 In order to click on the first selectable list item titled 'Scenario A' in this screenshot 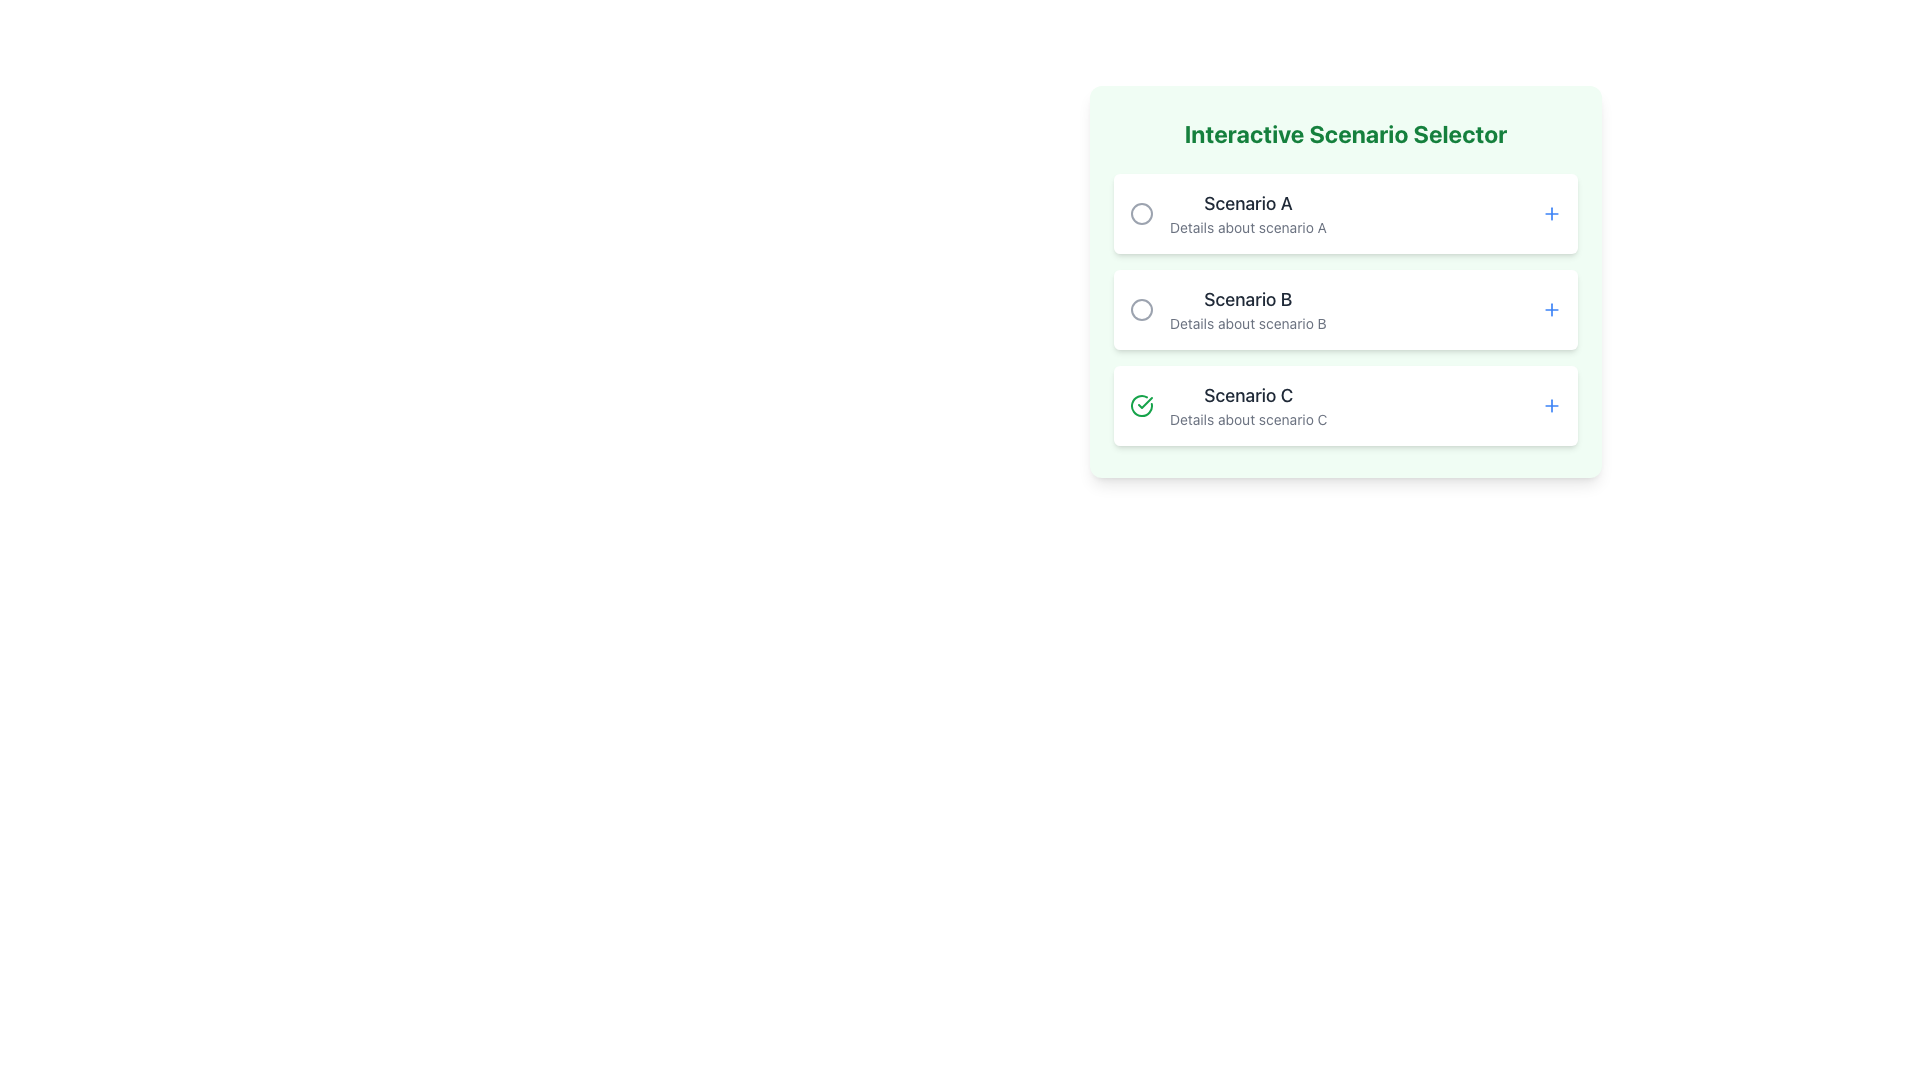, I will do `click(1247, 213)`.